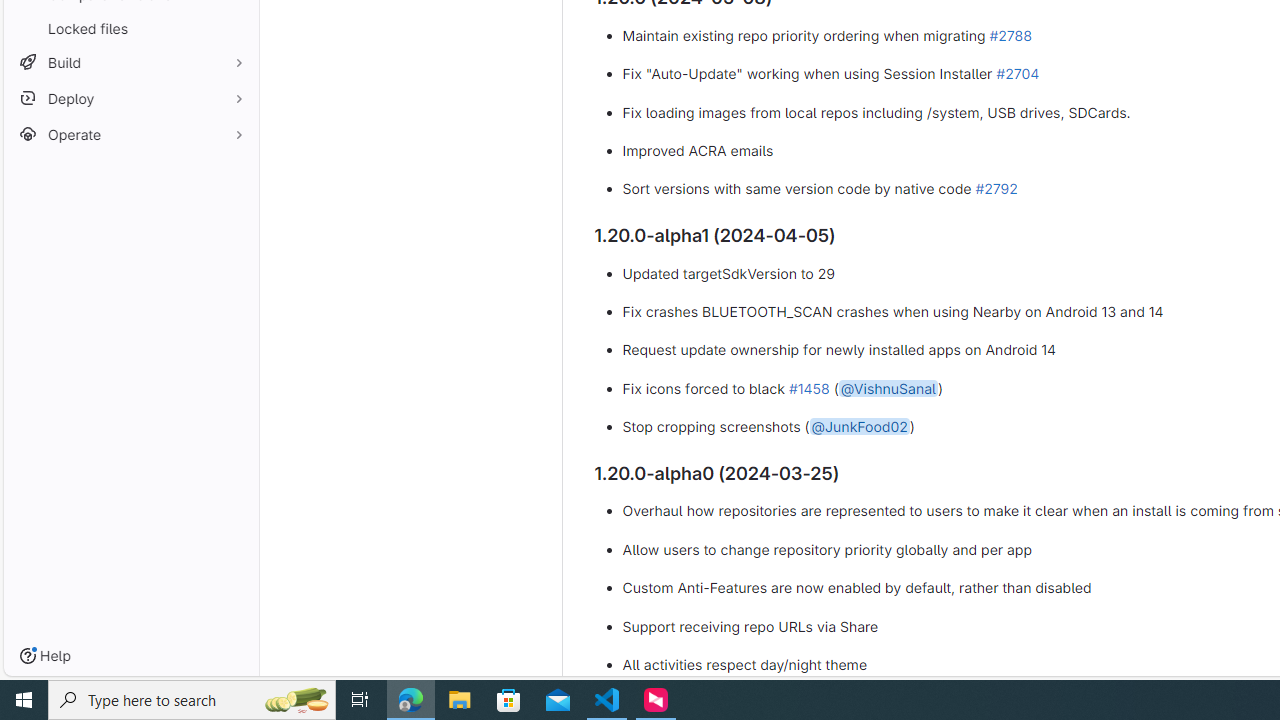 This screenshot has width=1280, height=720. I want to click on 'Task View', so click(359, 698).